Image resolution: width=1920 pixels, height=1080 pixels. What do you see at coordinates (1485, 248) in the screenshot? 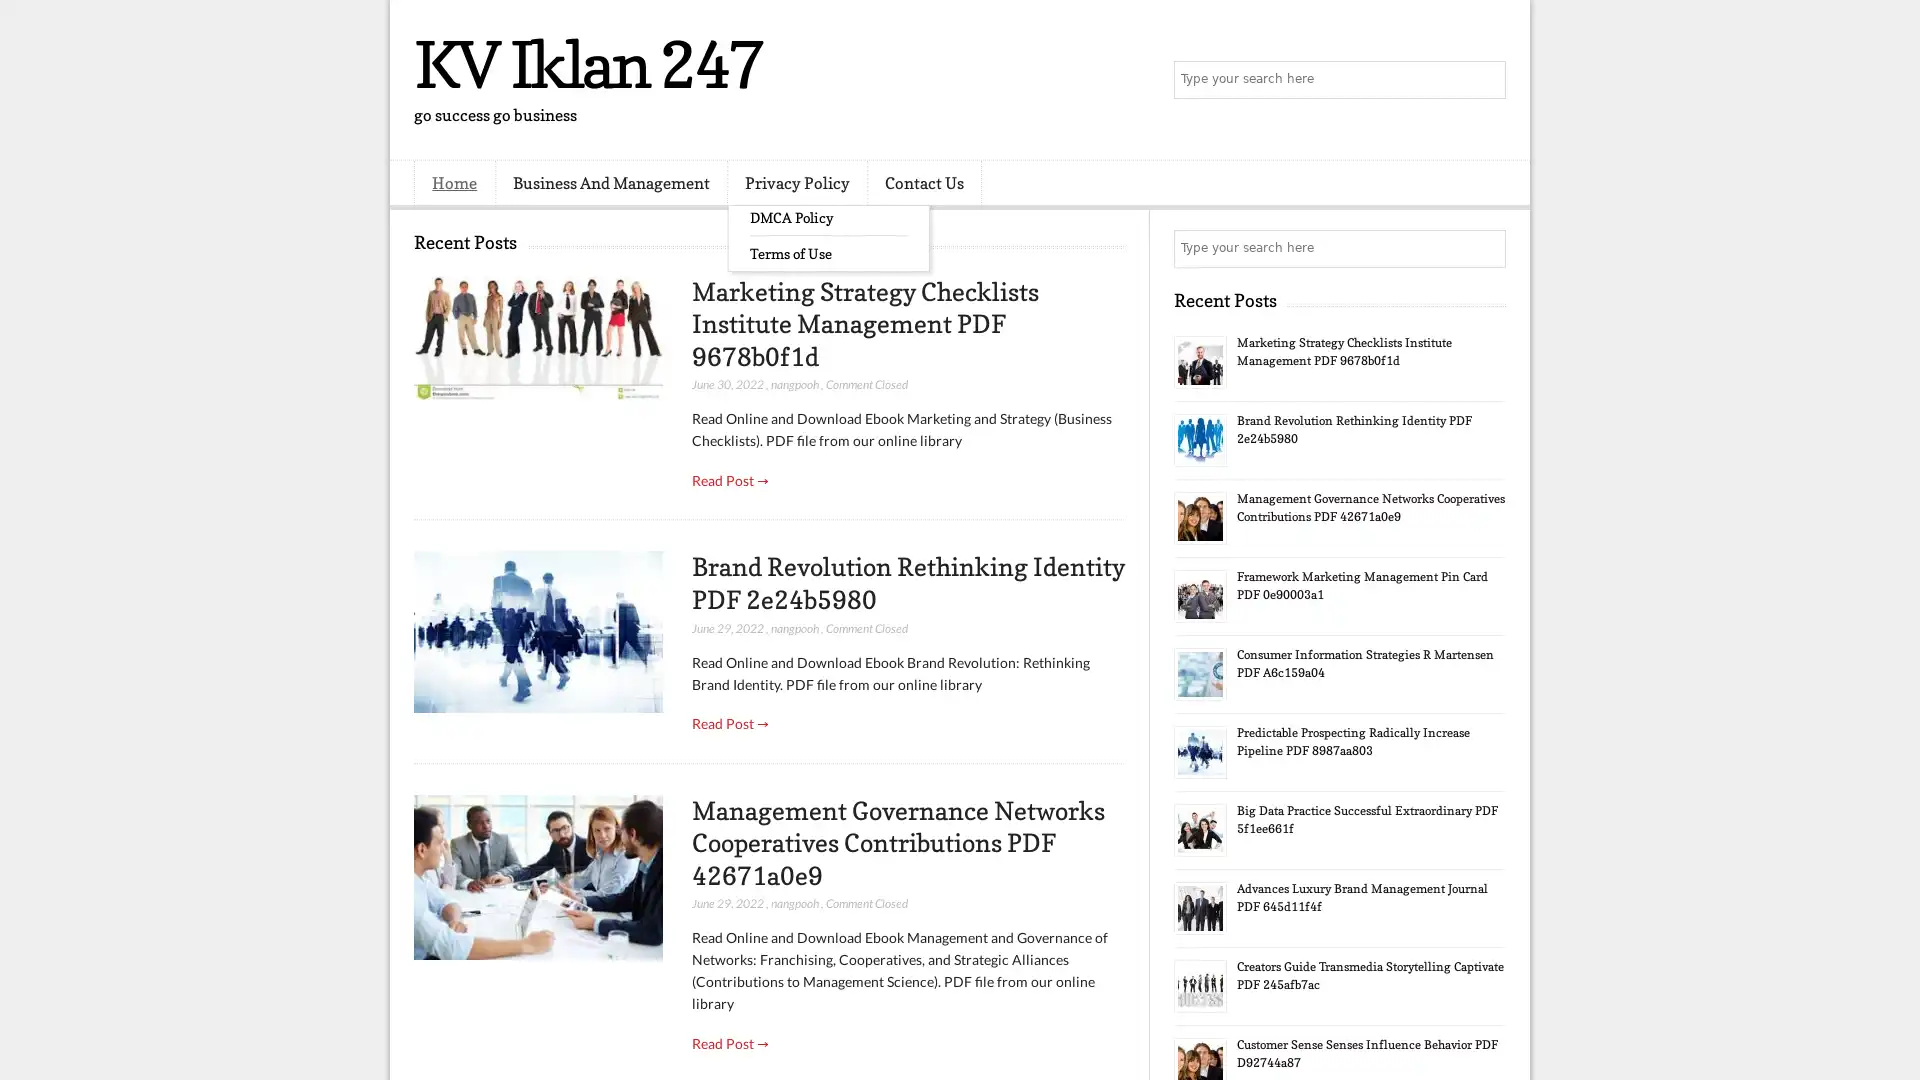
I see `Search` at bounding box center [1485, 248].